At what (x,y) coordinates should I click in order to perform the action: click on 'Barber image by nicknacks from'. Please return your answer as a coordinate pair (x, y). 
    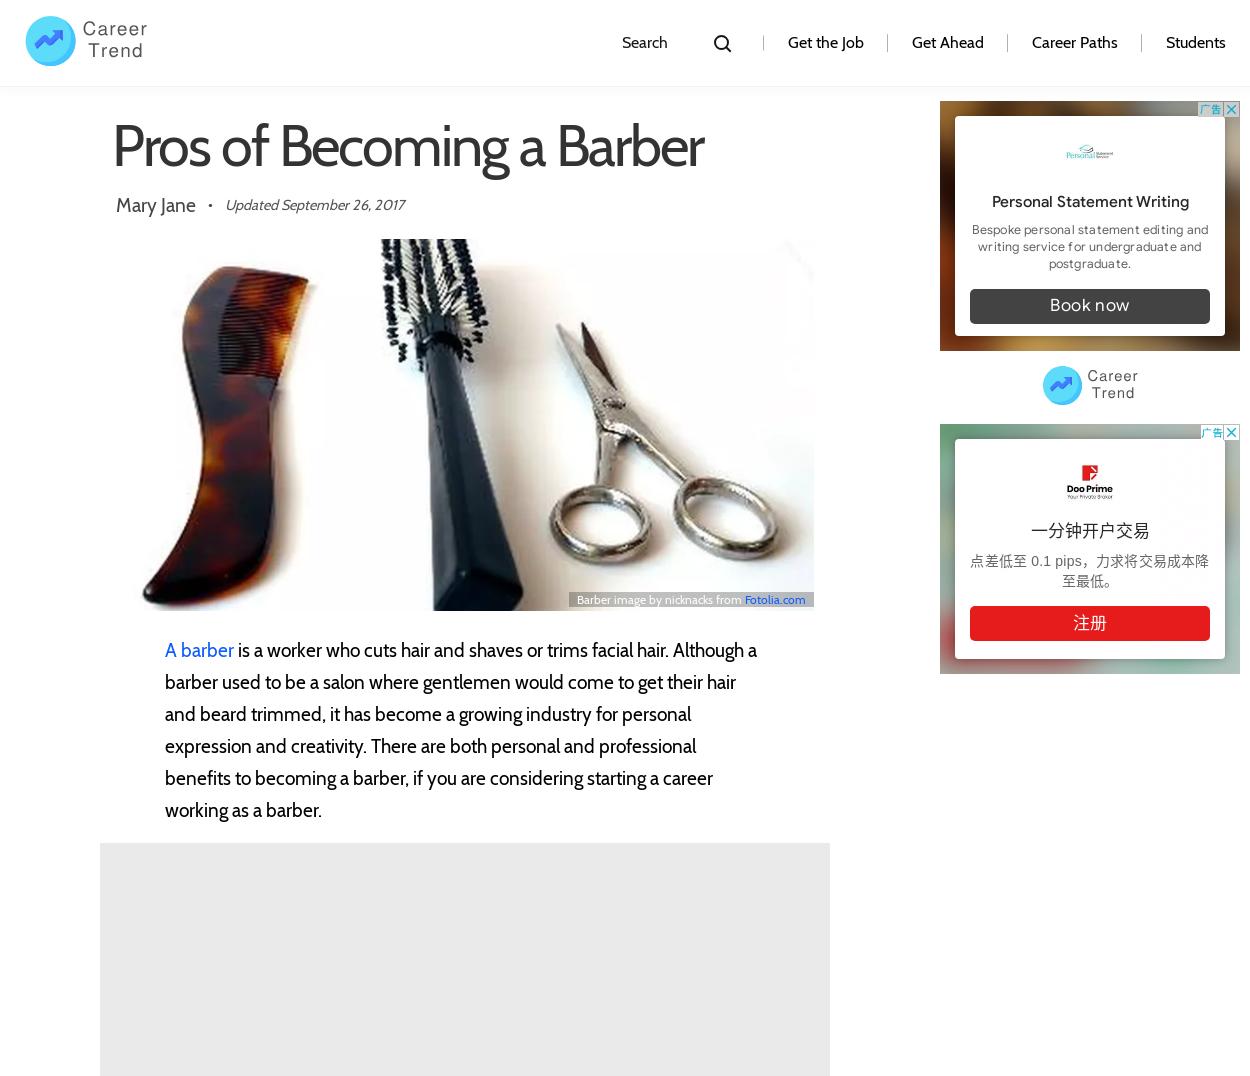
    Looking at the image, I should click on (661, 598).